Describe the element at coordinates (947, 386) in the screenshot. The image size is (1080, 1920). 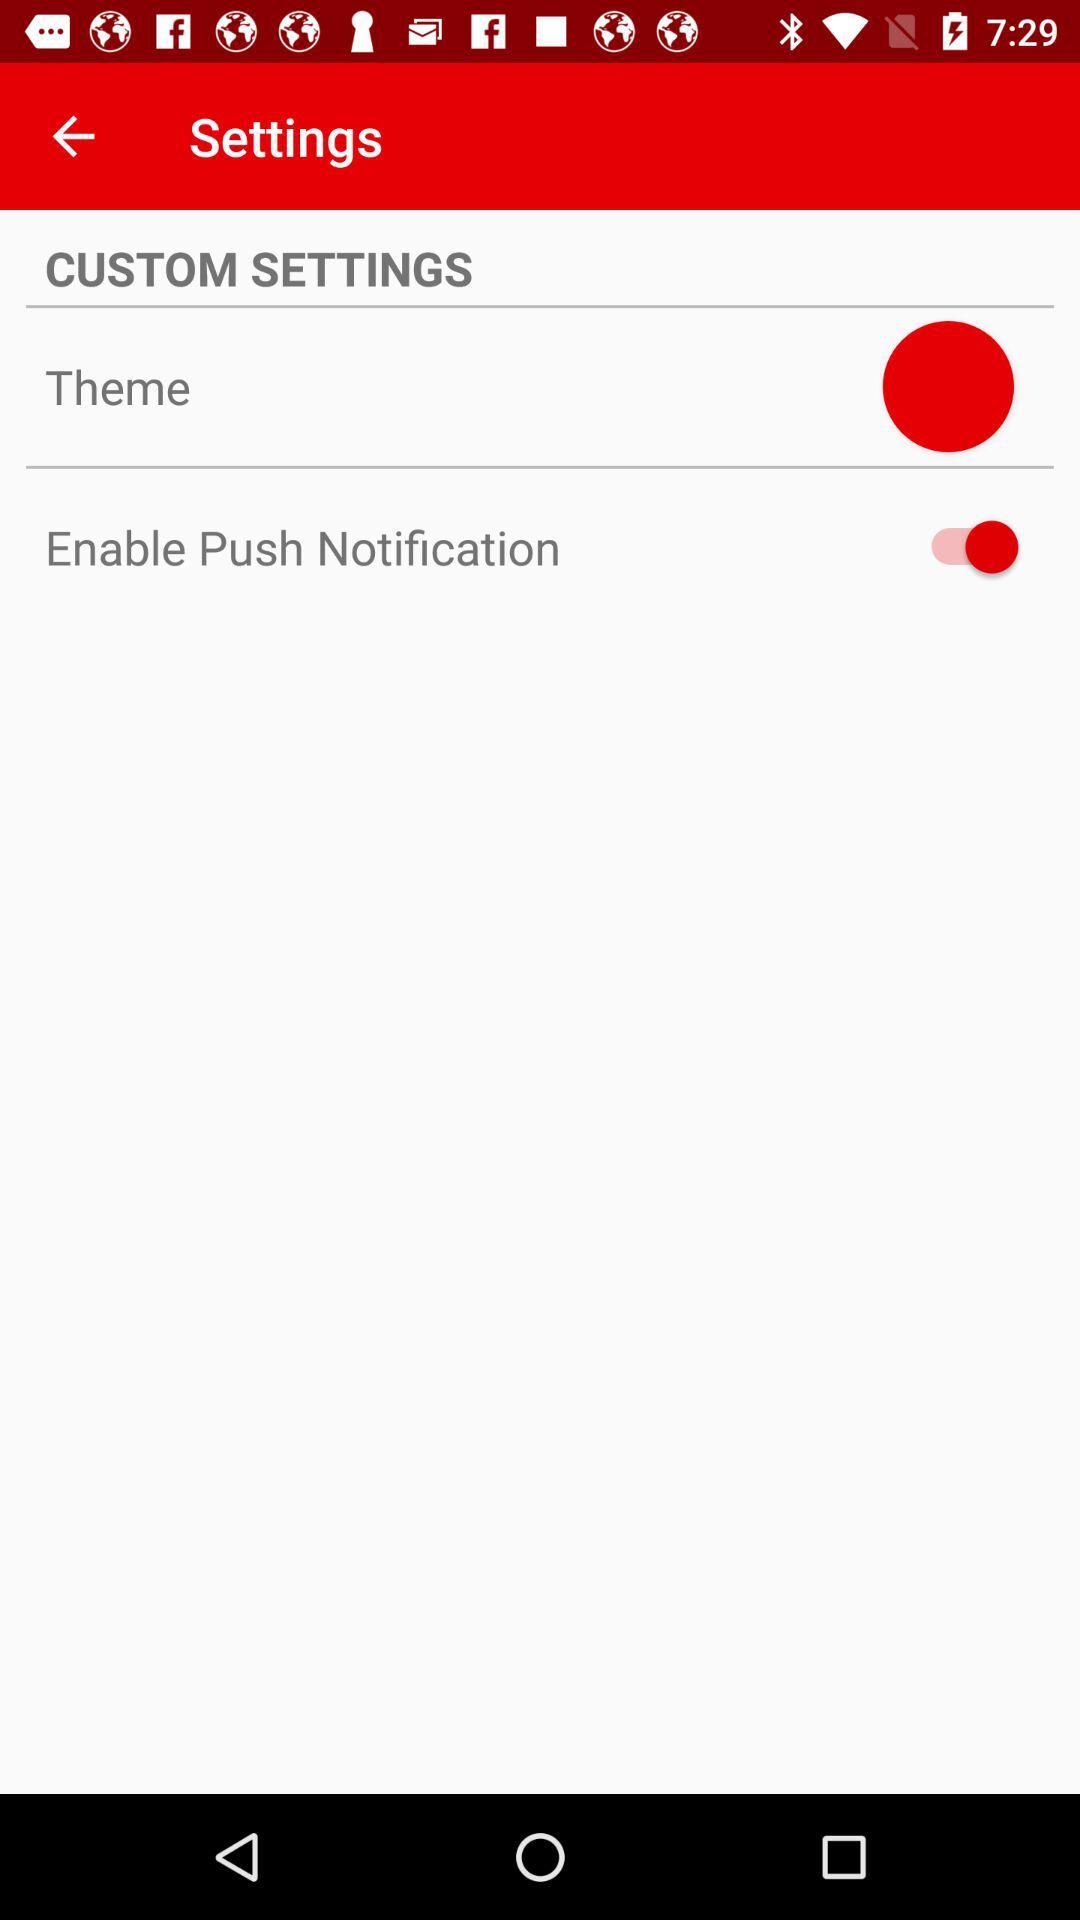
I see `change theme` at that location.